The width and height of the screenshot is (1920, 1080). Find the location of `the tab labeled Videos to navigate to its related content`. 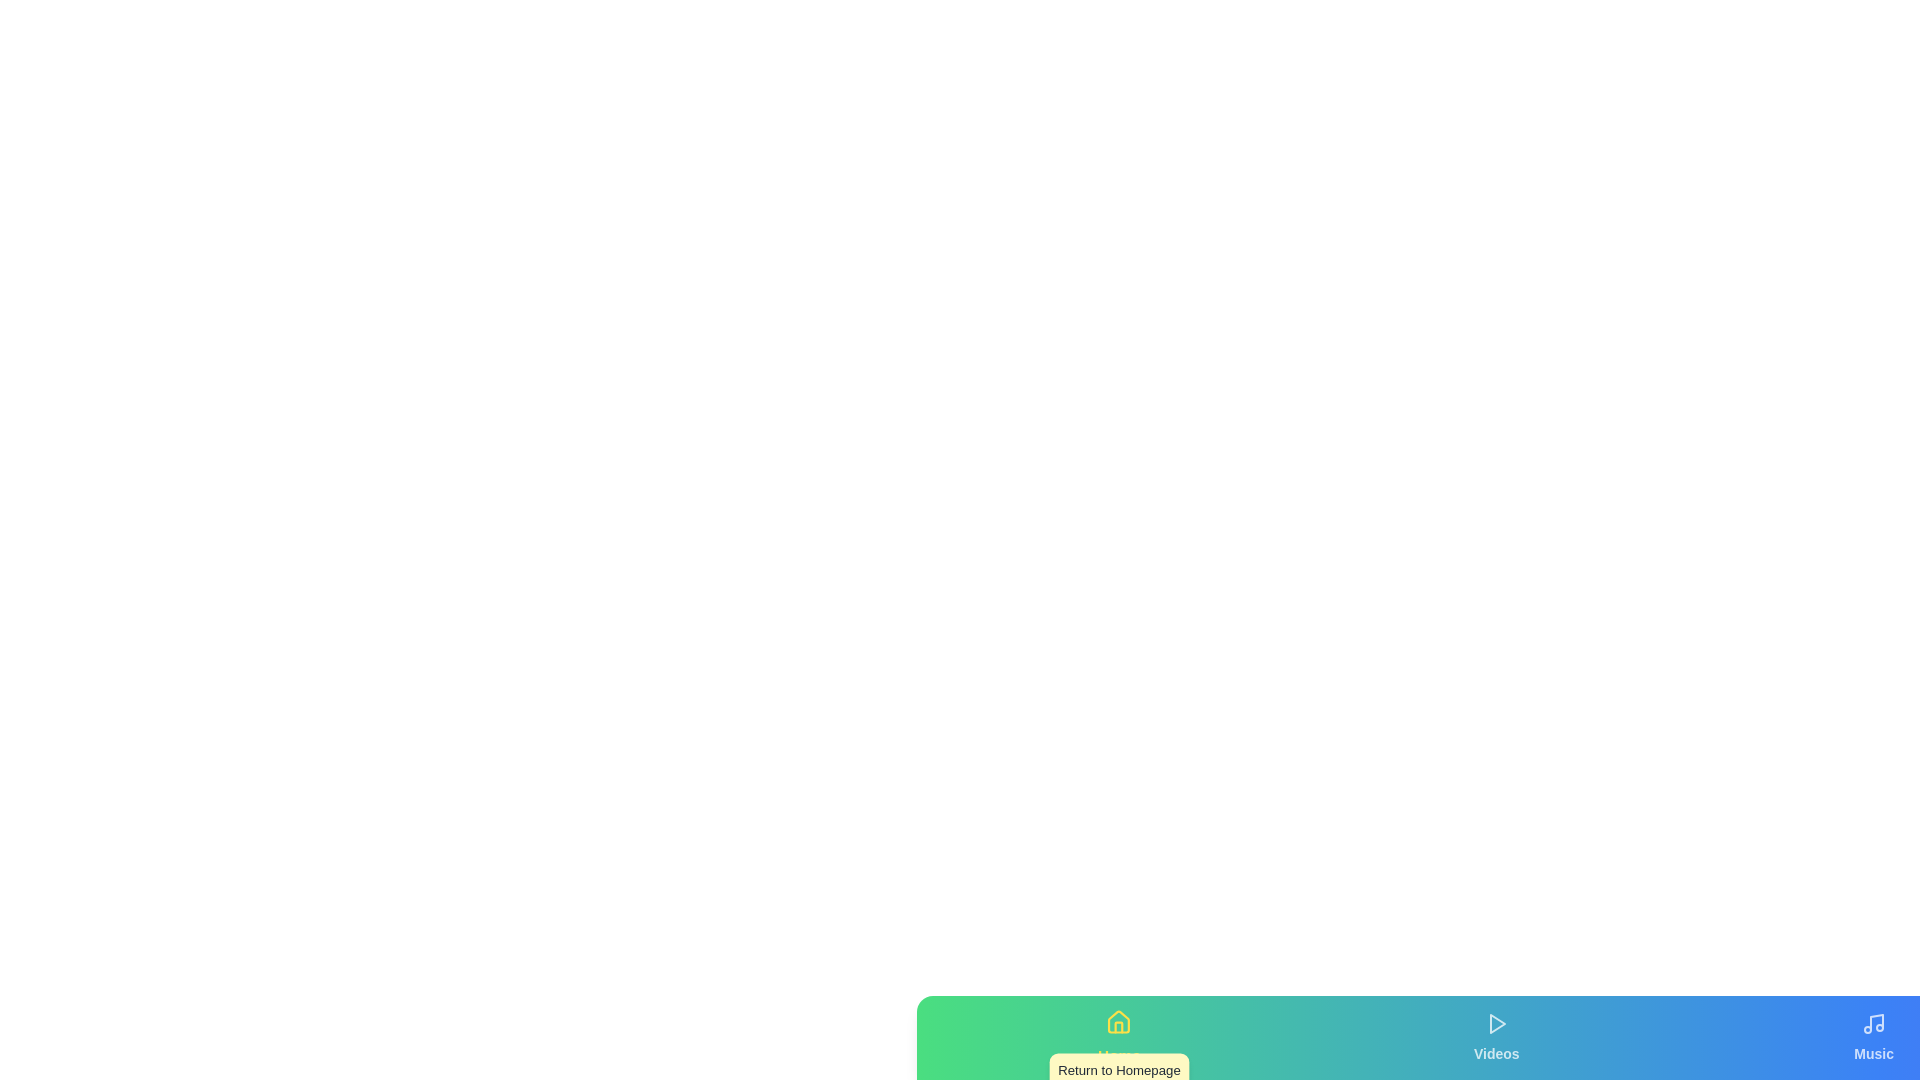

the tab labeled Videos to navigate to its related content is located at coordinates (1496, 1036).